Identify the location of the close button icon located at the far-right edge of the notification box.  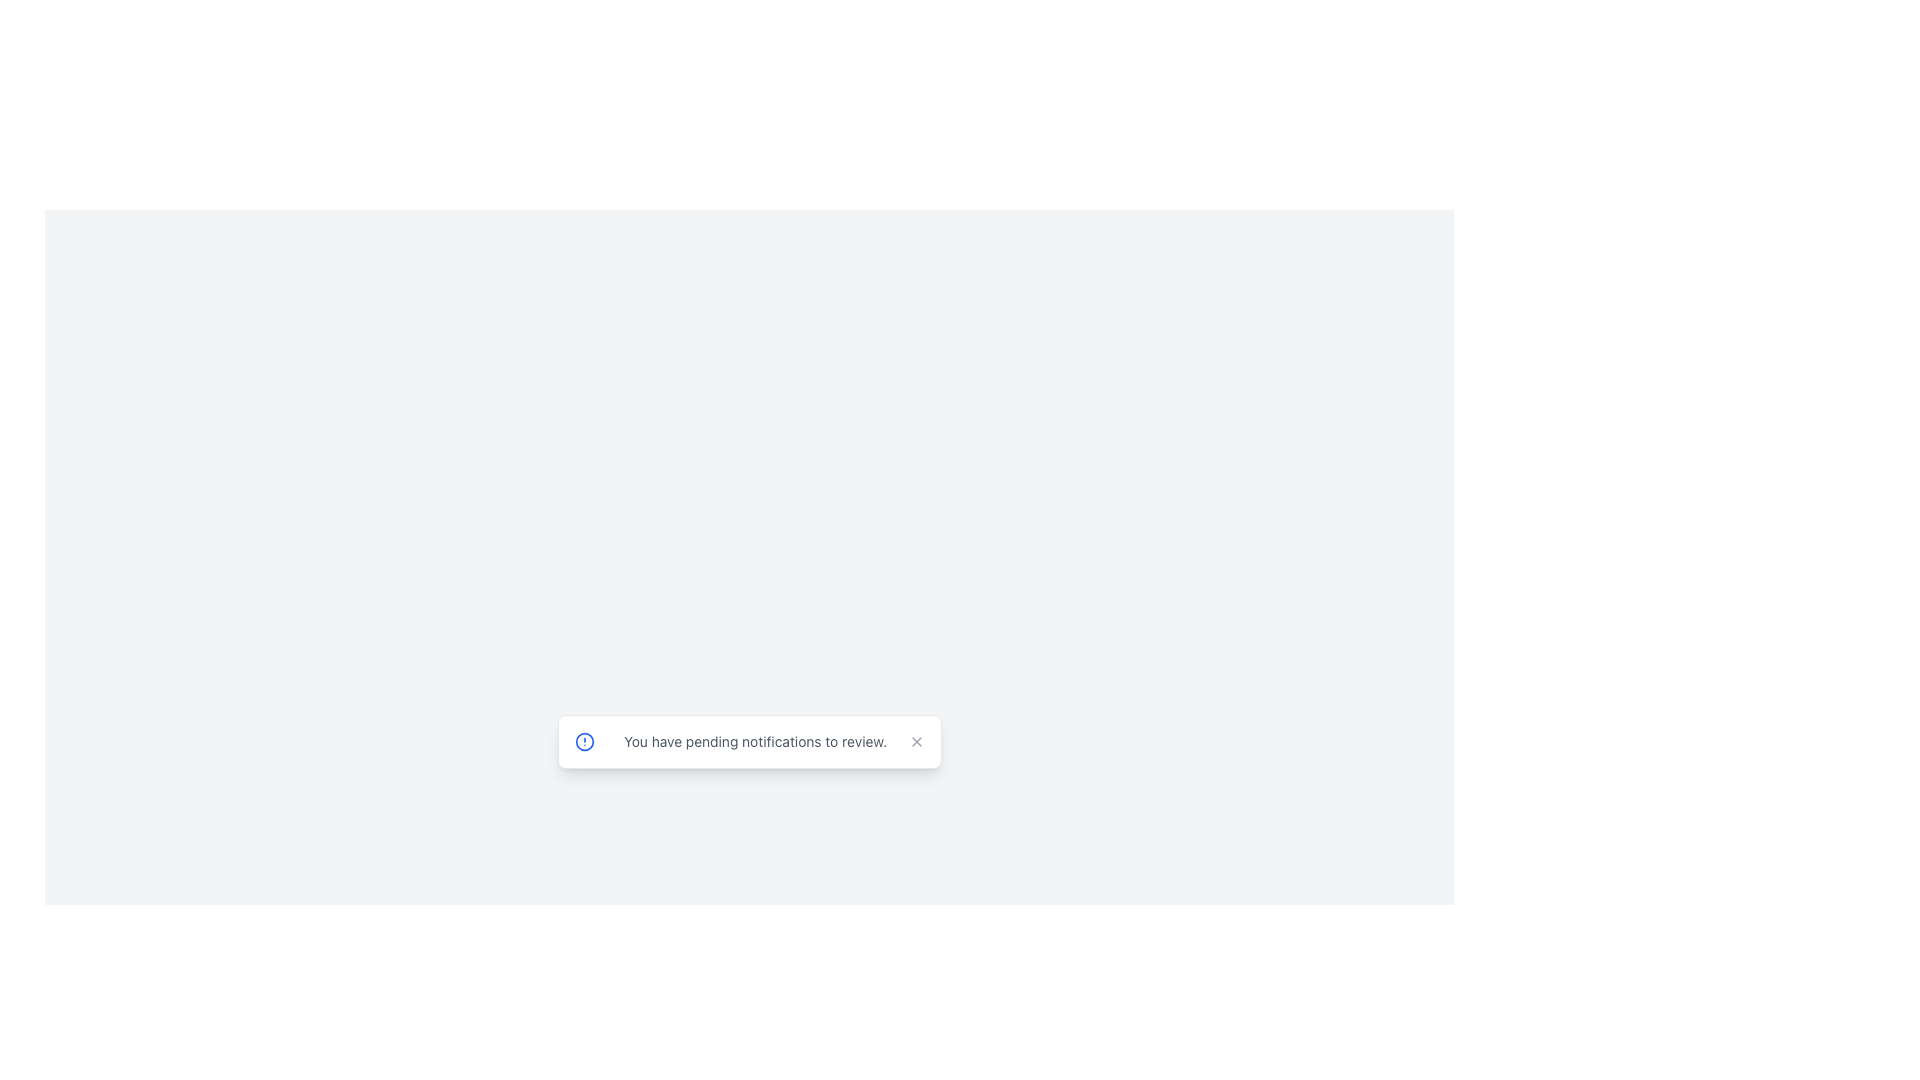
(915, 741).